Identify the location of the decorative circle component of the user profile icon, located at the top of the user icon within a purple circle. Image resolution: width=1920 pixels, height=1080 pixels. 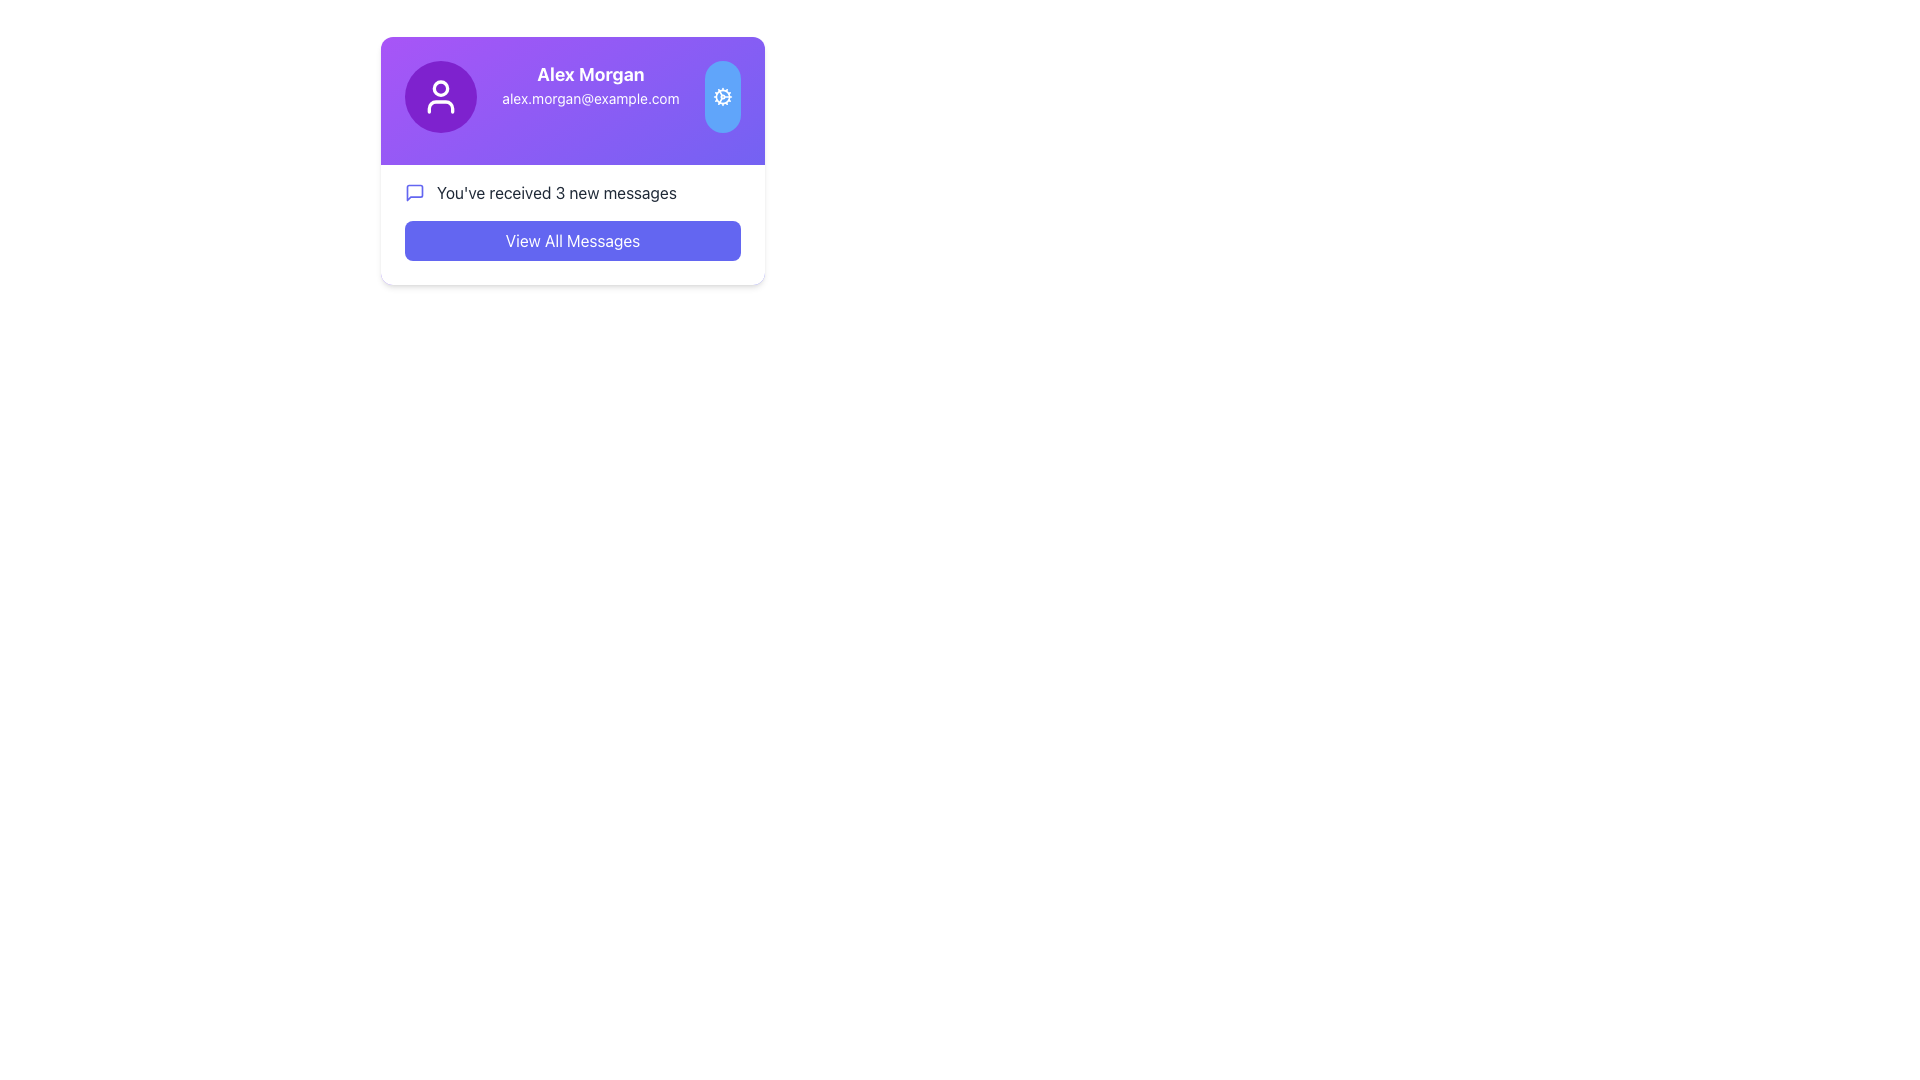
(440, 87).